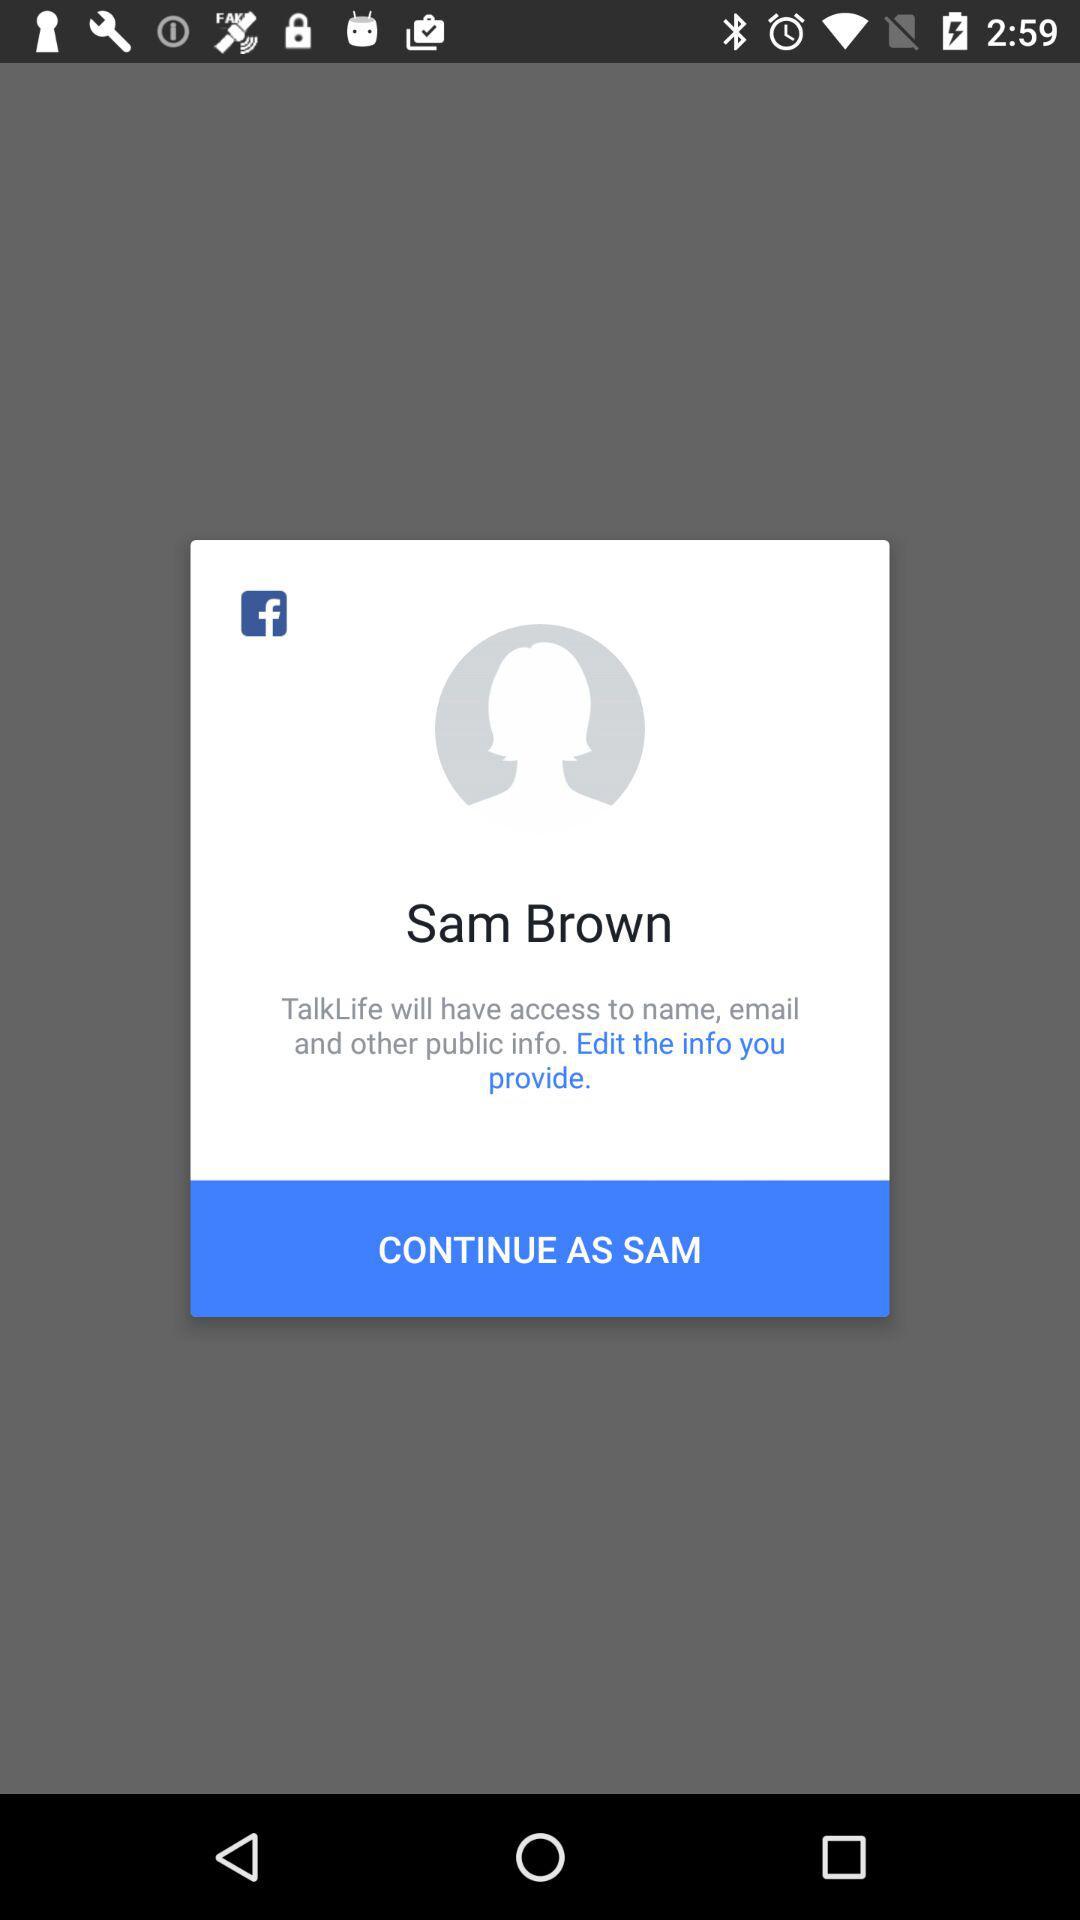 This screenshot has width=1080, height=1920. I want to click on talklife will have icon, so click(540, 1041).